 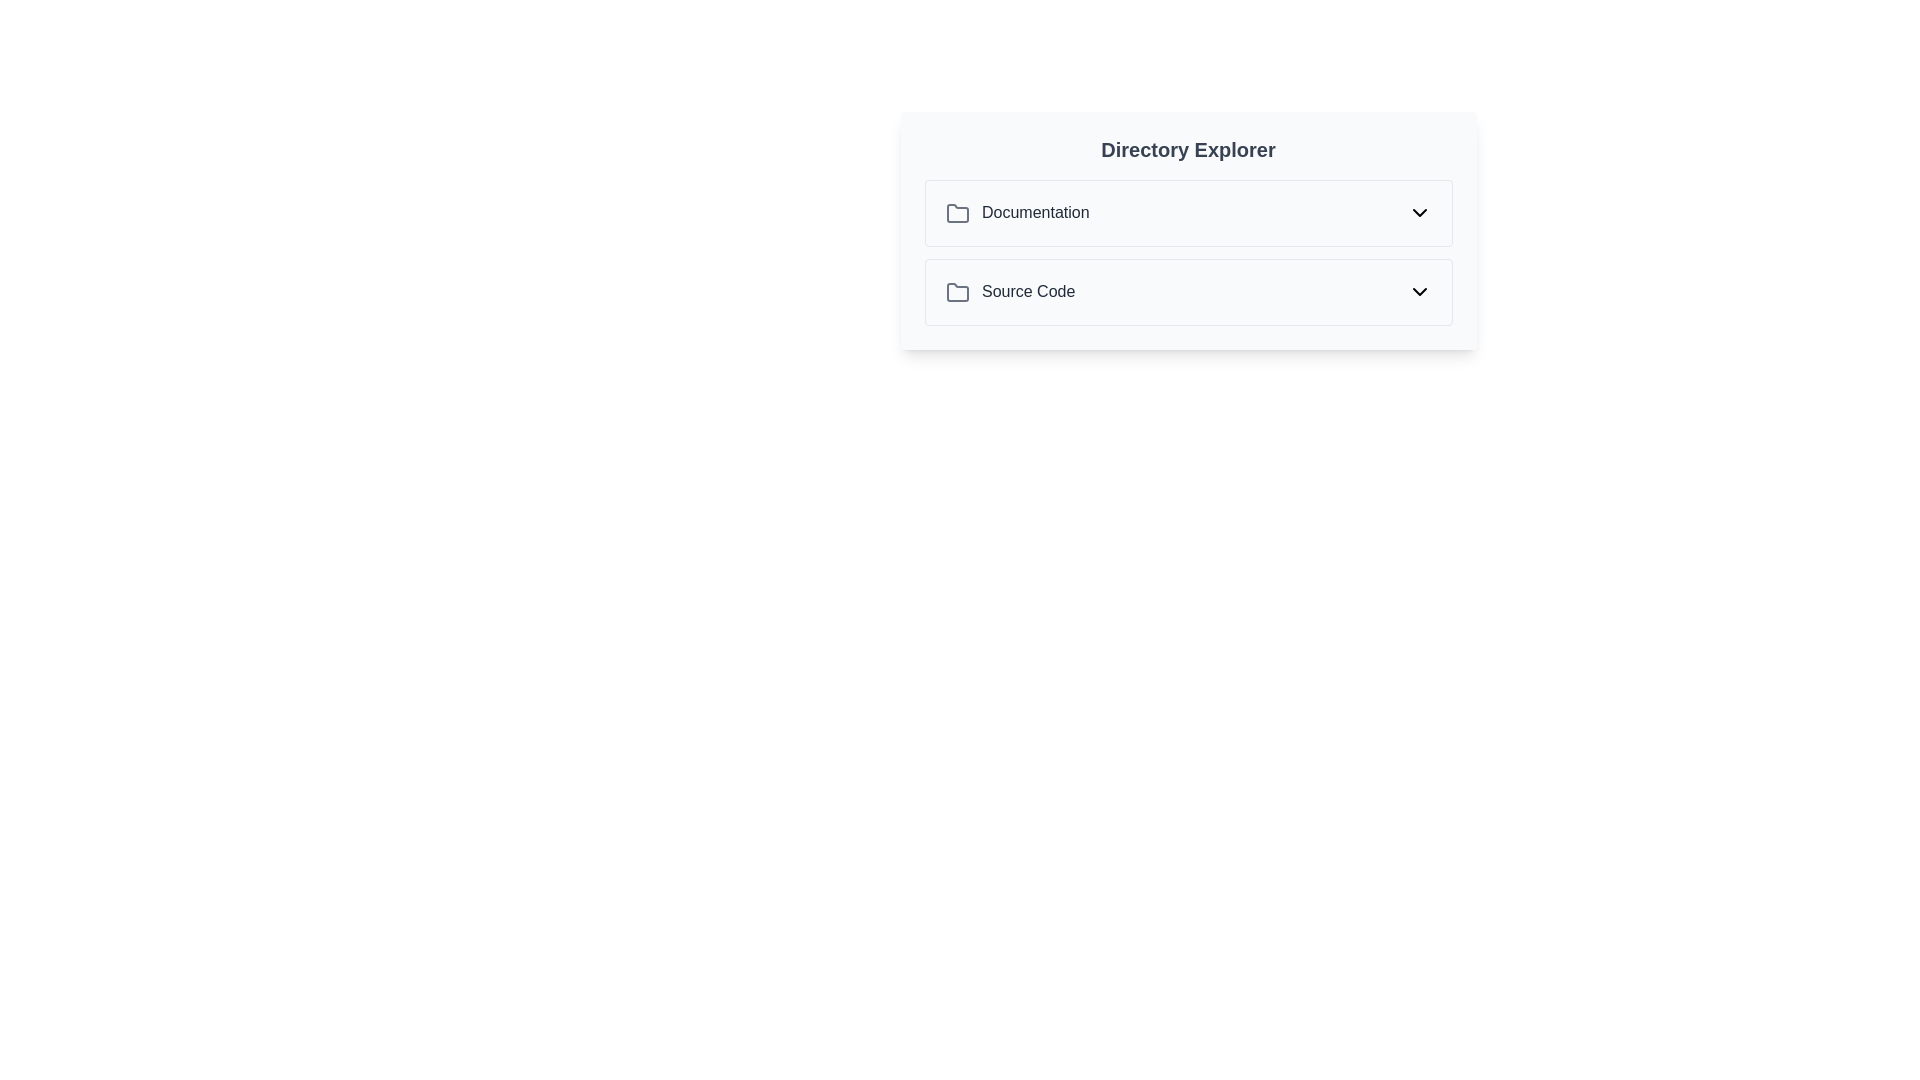 I want to click on the chevron icon located at the rightmost end of the 'Documentation' menu entry, so click(x=1418, y=213).